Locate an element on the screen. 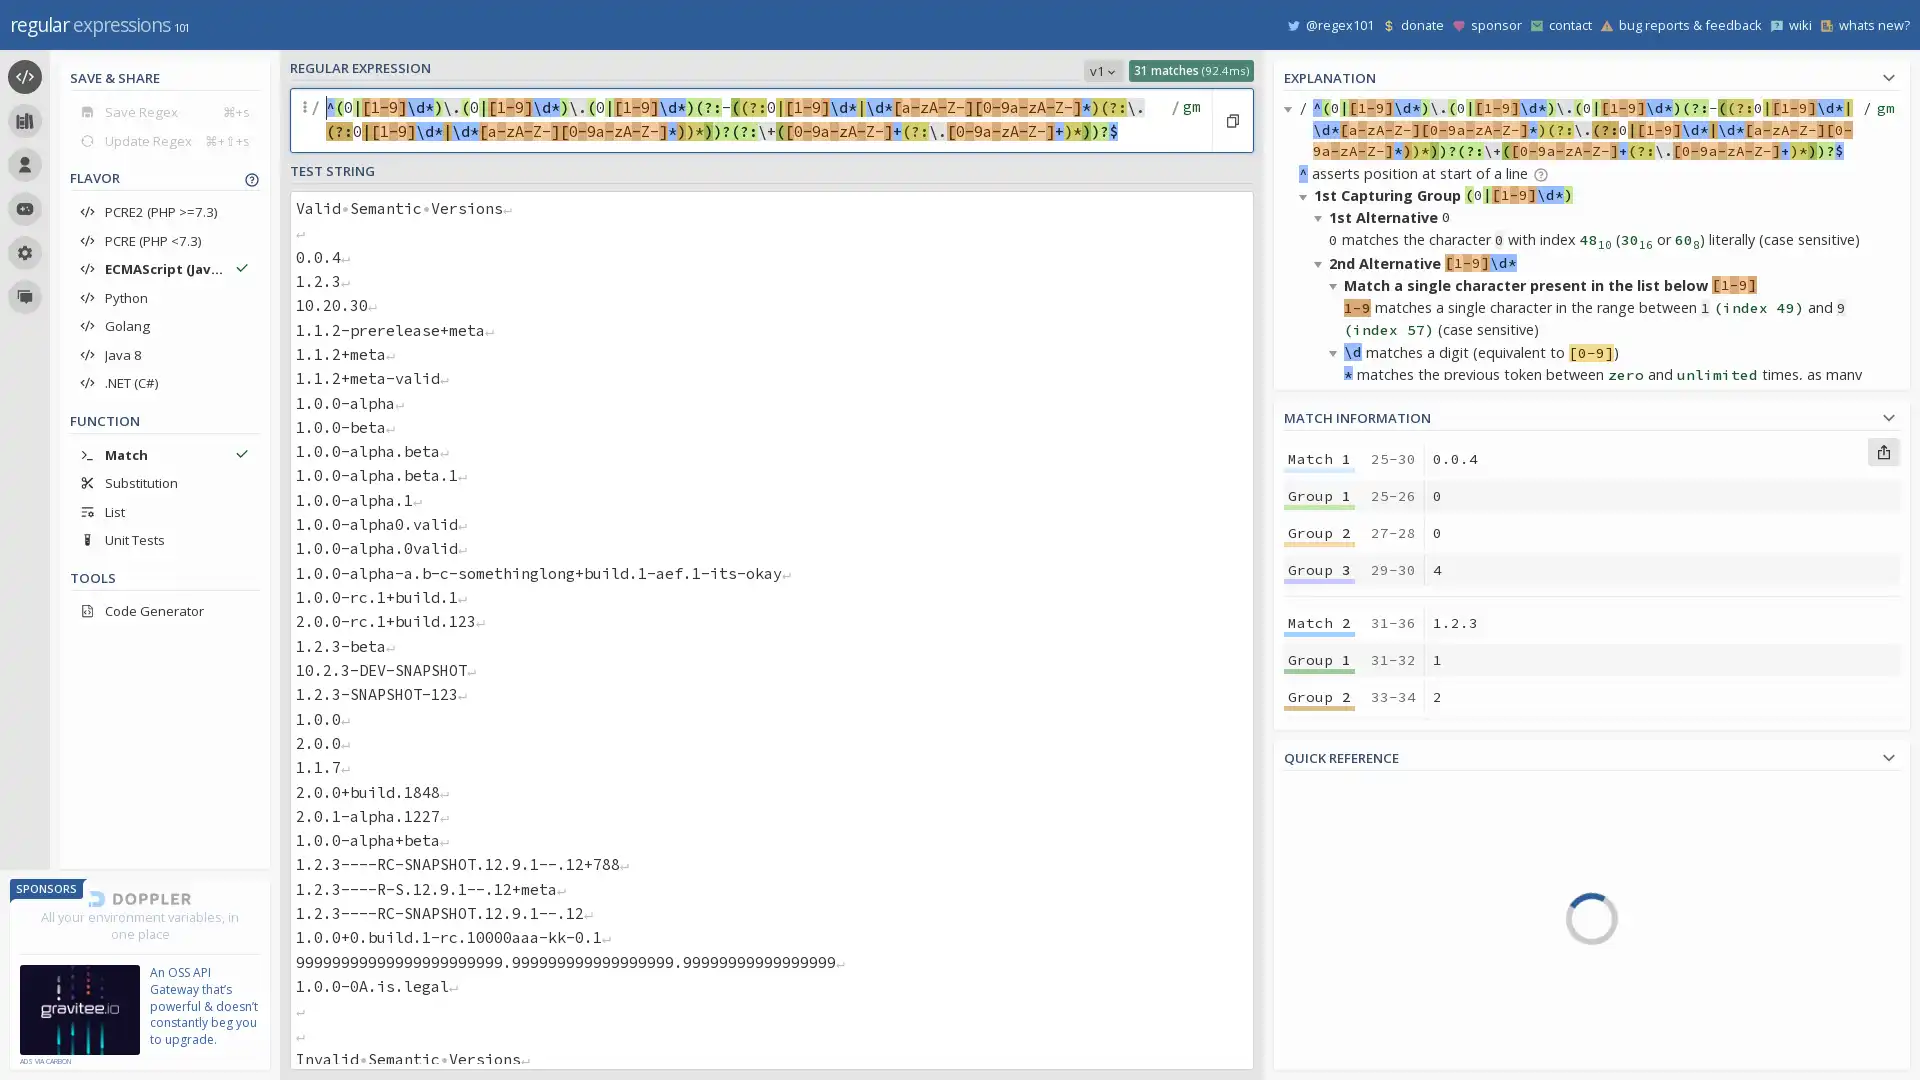 Image resolution: width=1920 pixels, height=1080 pixels. Copy to clipboard is located at coordinates (1231, 120).